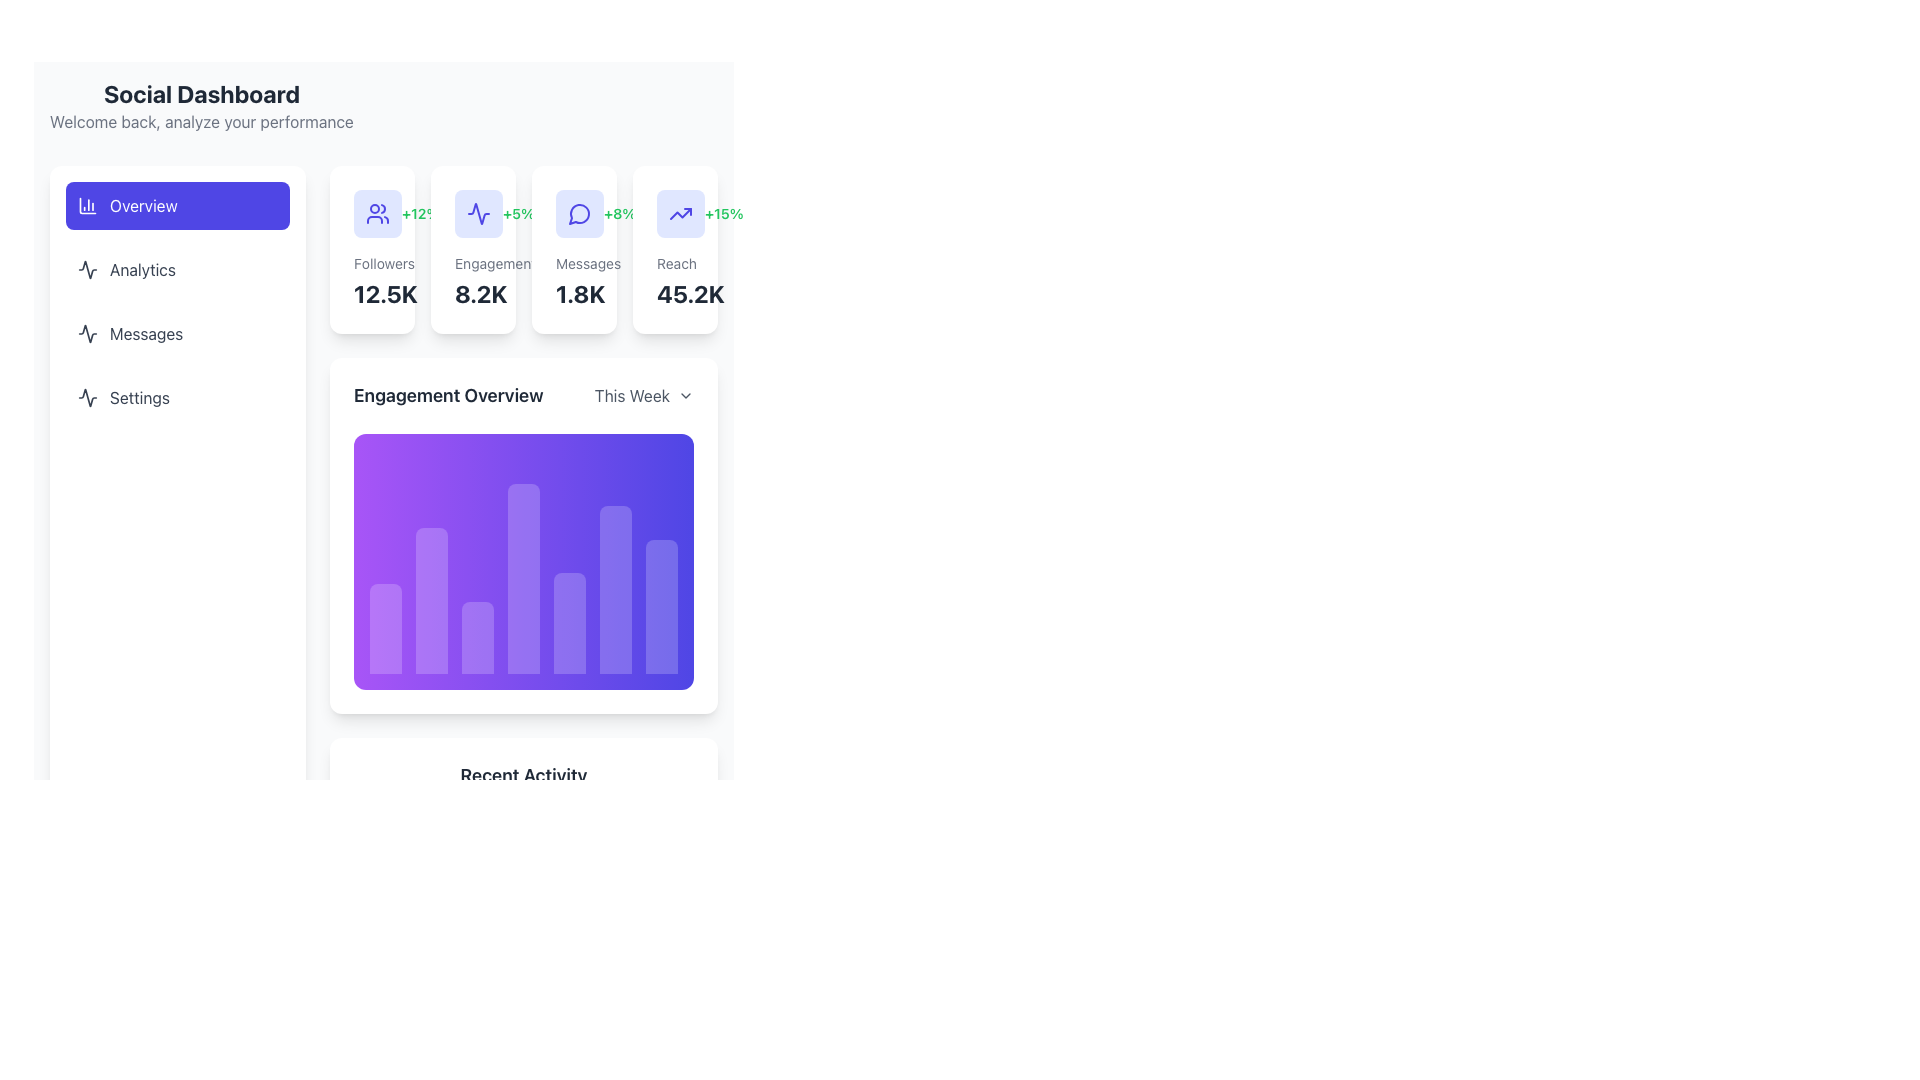 The image size is (1920, 1080). Describe the element at coordinates (385, 627) in the screenshot. I see `the first graphical bar in the 'Engagement Overview' chart, which visually represents a data value and is positioned to the far left within the chart` at that location.